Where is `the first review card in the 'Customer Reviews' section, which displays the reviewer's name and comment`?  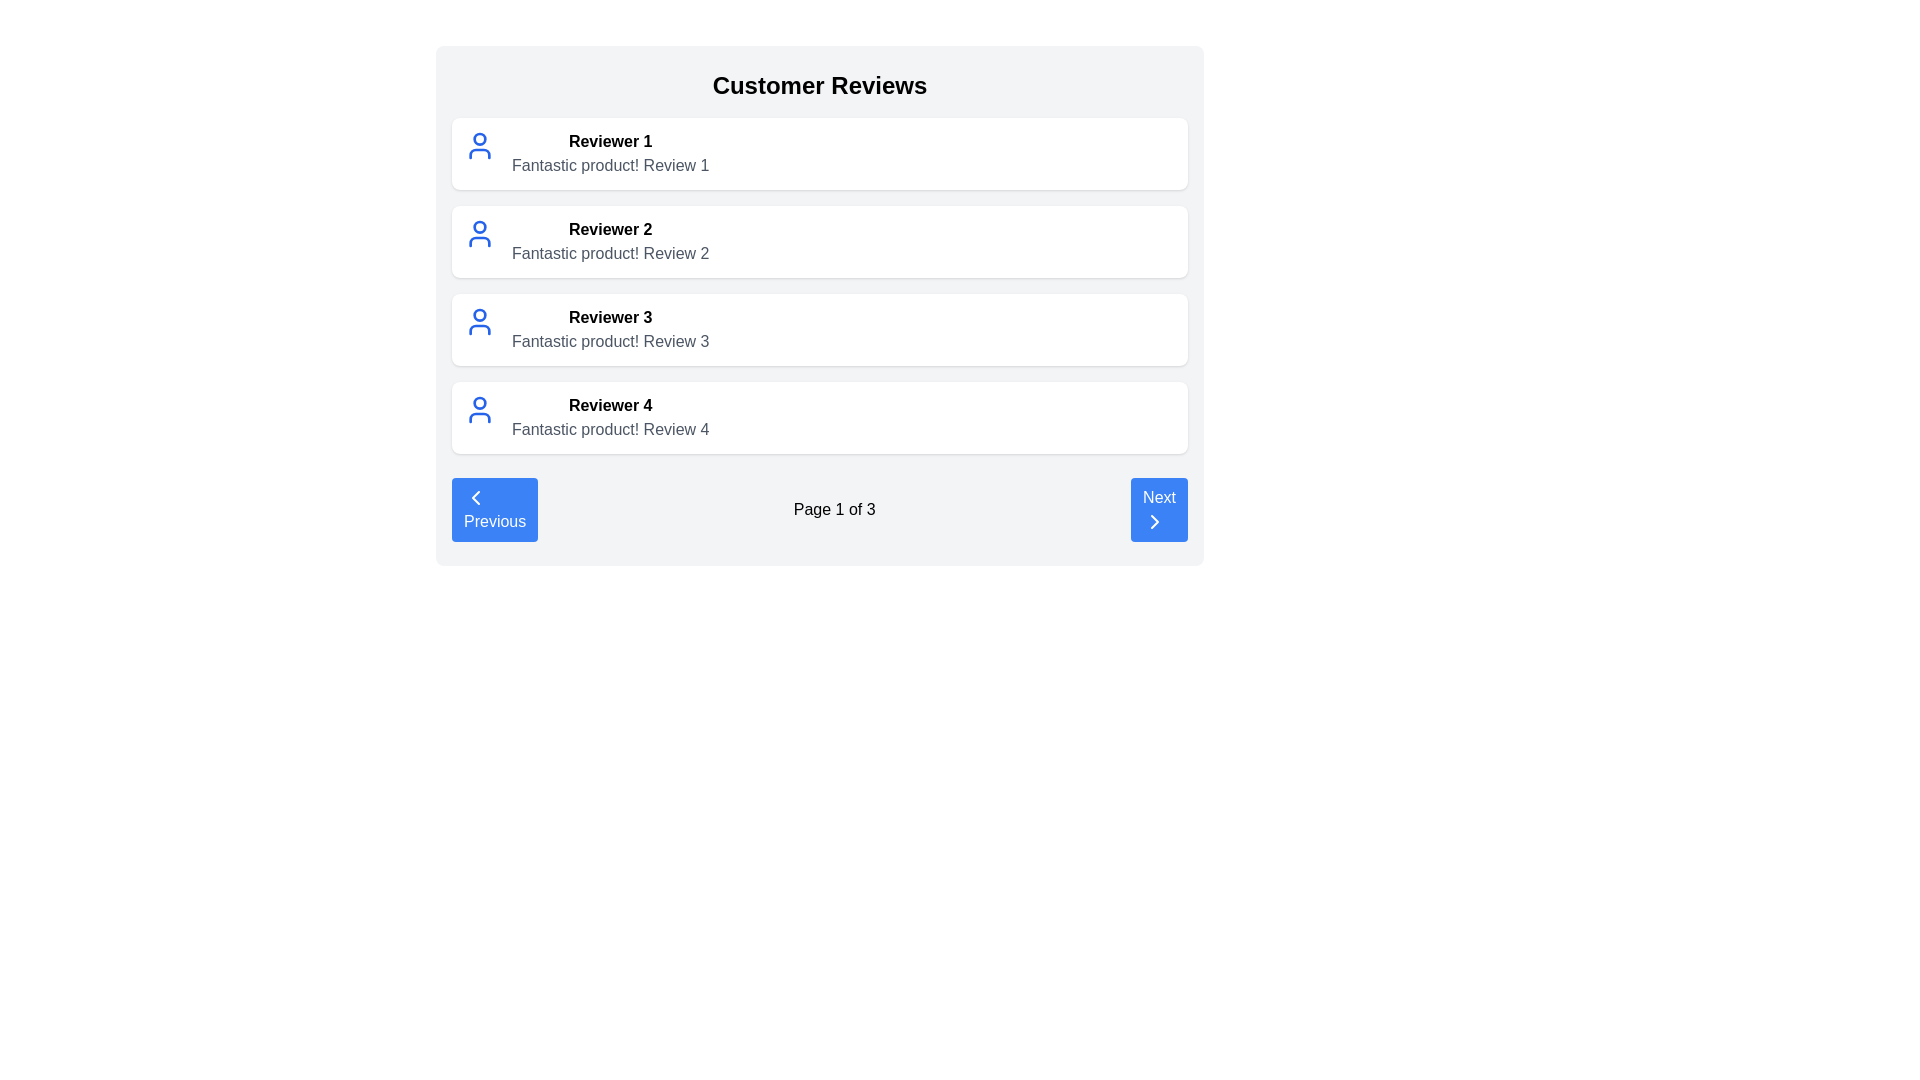
the first review card in the 'Customer Reviews' section, which displays the reviewer's name and comment is located at coordinates (820, 153).